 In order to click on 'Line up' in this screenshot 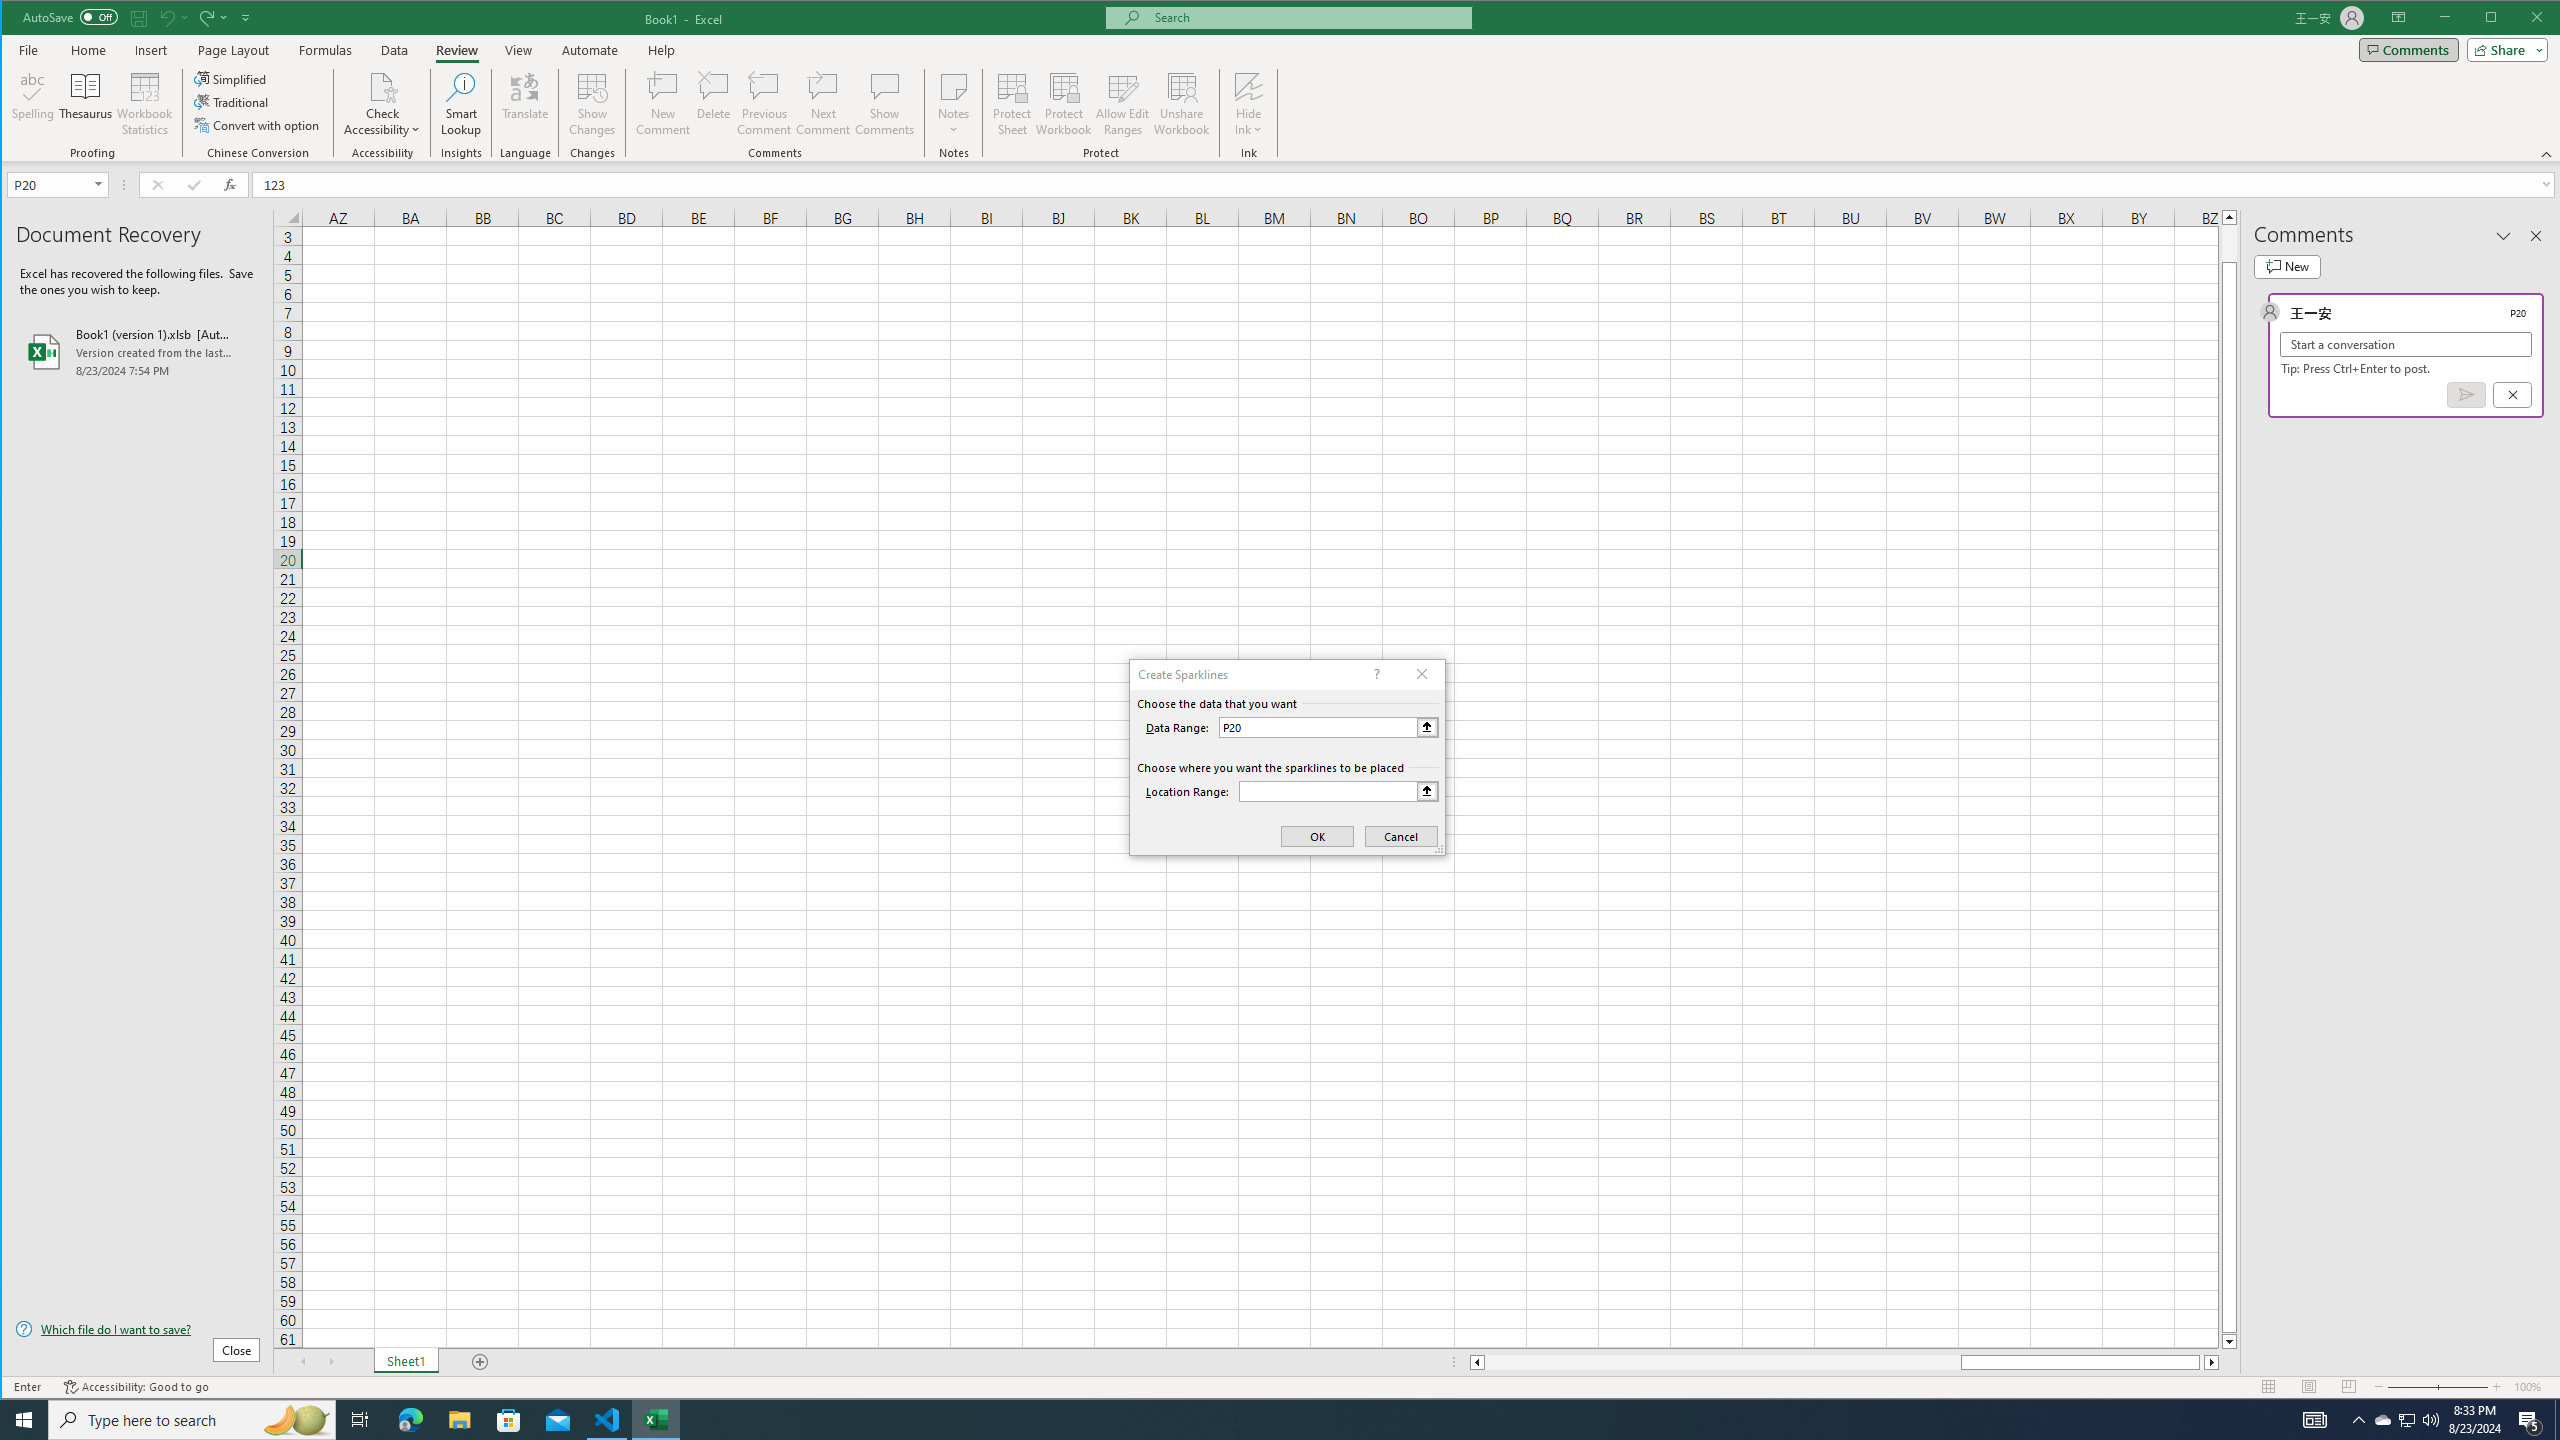, I will do `click(2229, 215)`.